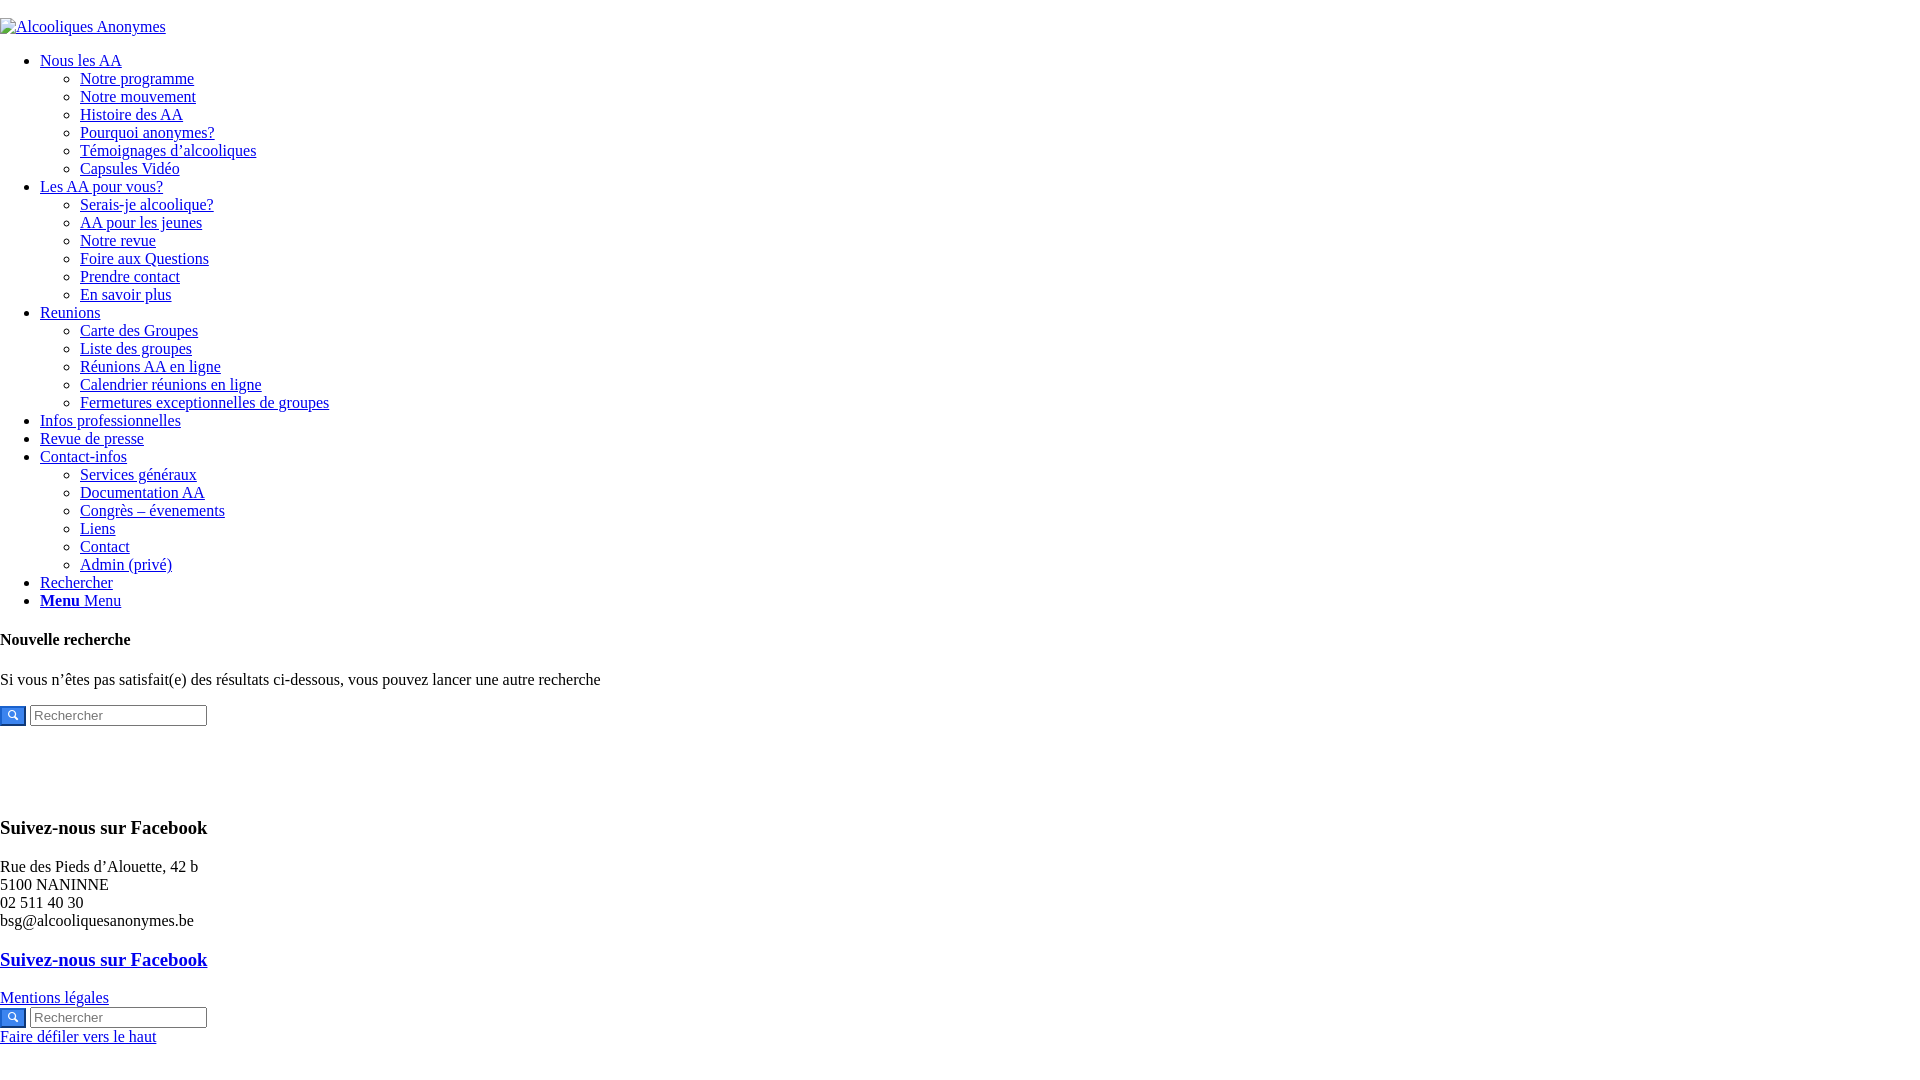 This screenshot has width=1920, height=1080. Describe the element at coordinates (128, 276) in the screenshot. I see `'Prendre contact'` at that location.